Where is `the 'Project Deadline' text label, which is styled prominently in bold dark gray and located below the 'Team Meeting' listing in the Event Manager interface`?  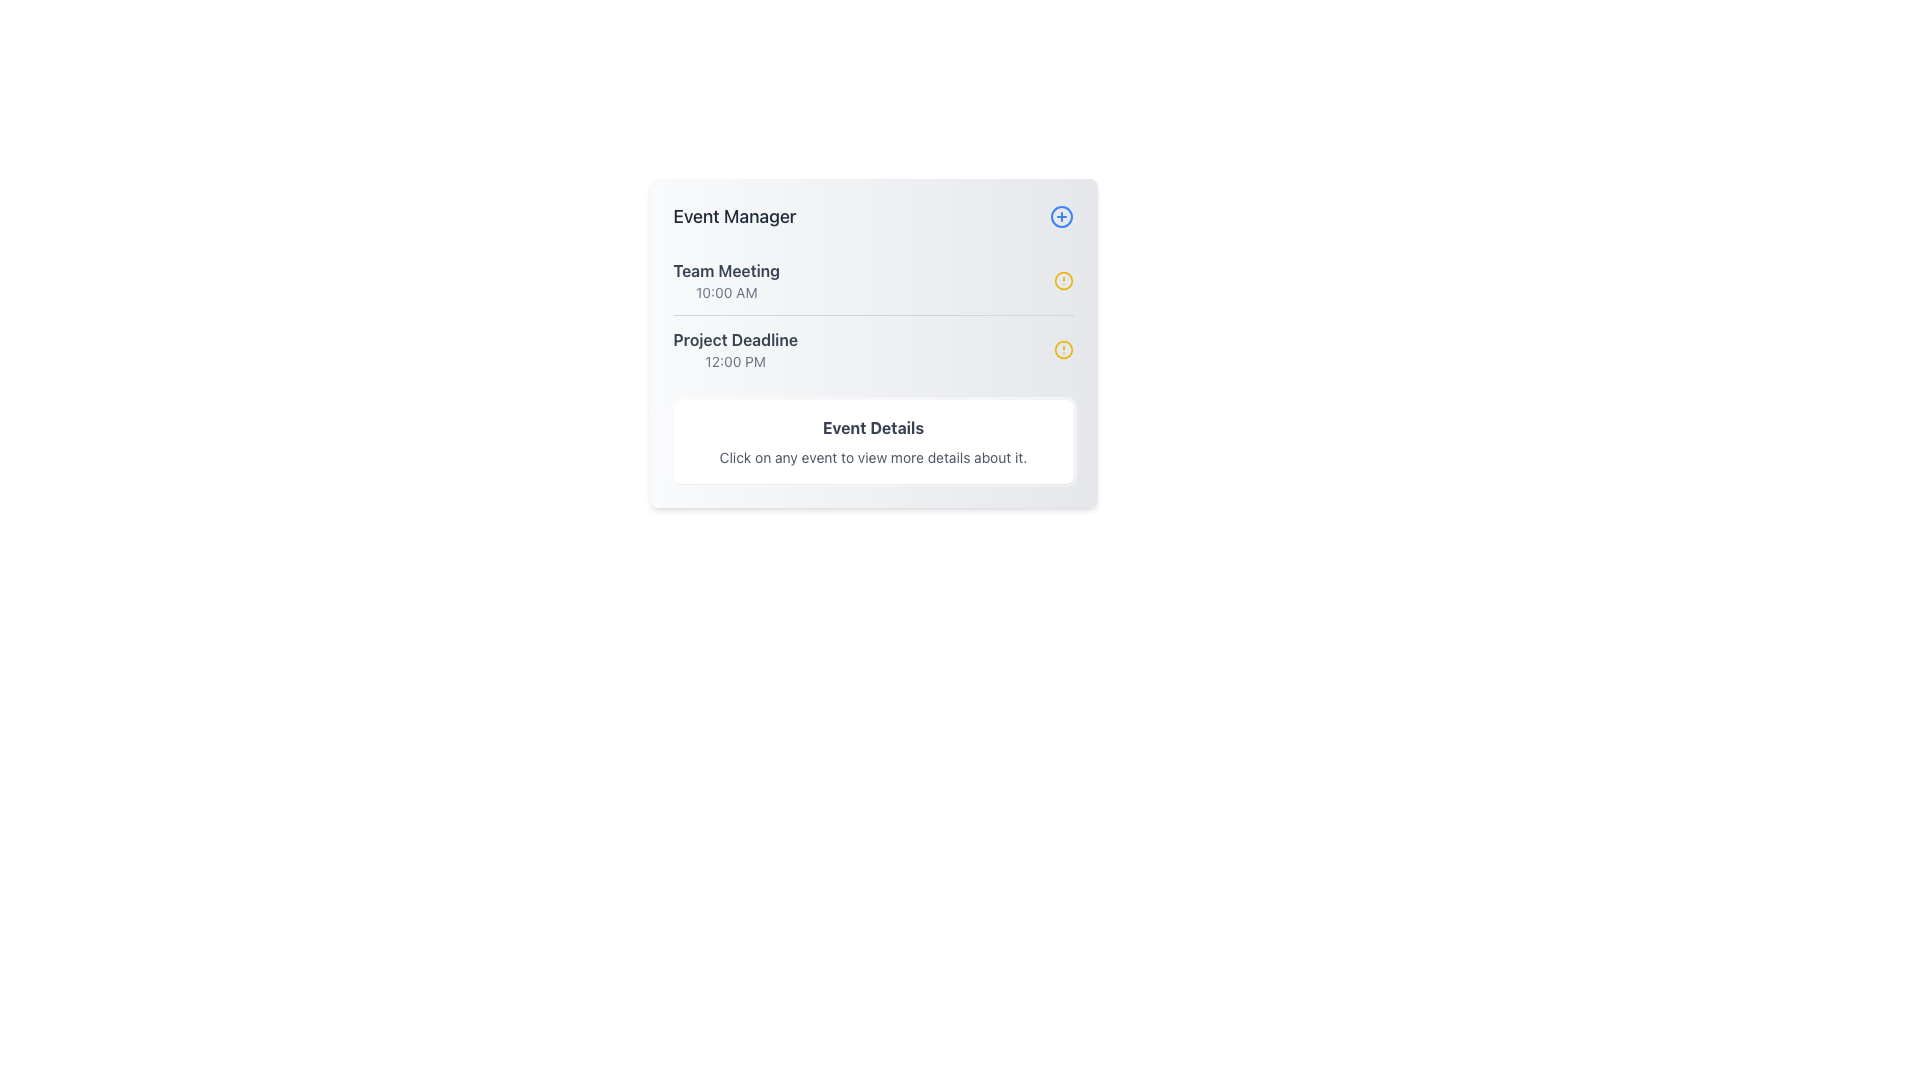 the 'Project Deadline' text label, which is styled prominently in bold dark gray and located below the 'Team Meeting' listing in the Event Manager interface is located at coordinates (734, 338).